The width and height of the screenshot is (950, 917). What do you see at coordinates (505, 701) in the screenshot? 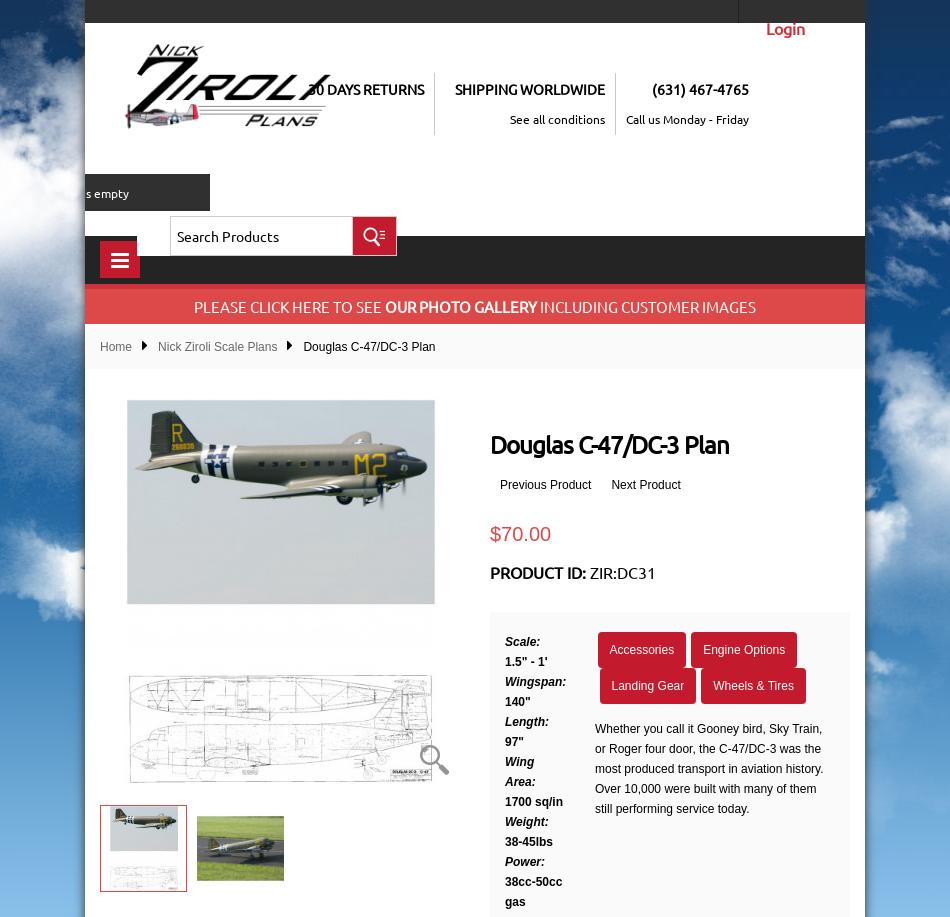
I see `'140"'` at bounding box center [505, 701].